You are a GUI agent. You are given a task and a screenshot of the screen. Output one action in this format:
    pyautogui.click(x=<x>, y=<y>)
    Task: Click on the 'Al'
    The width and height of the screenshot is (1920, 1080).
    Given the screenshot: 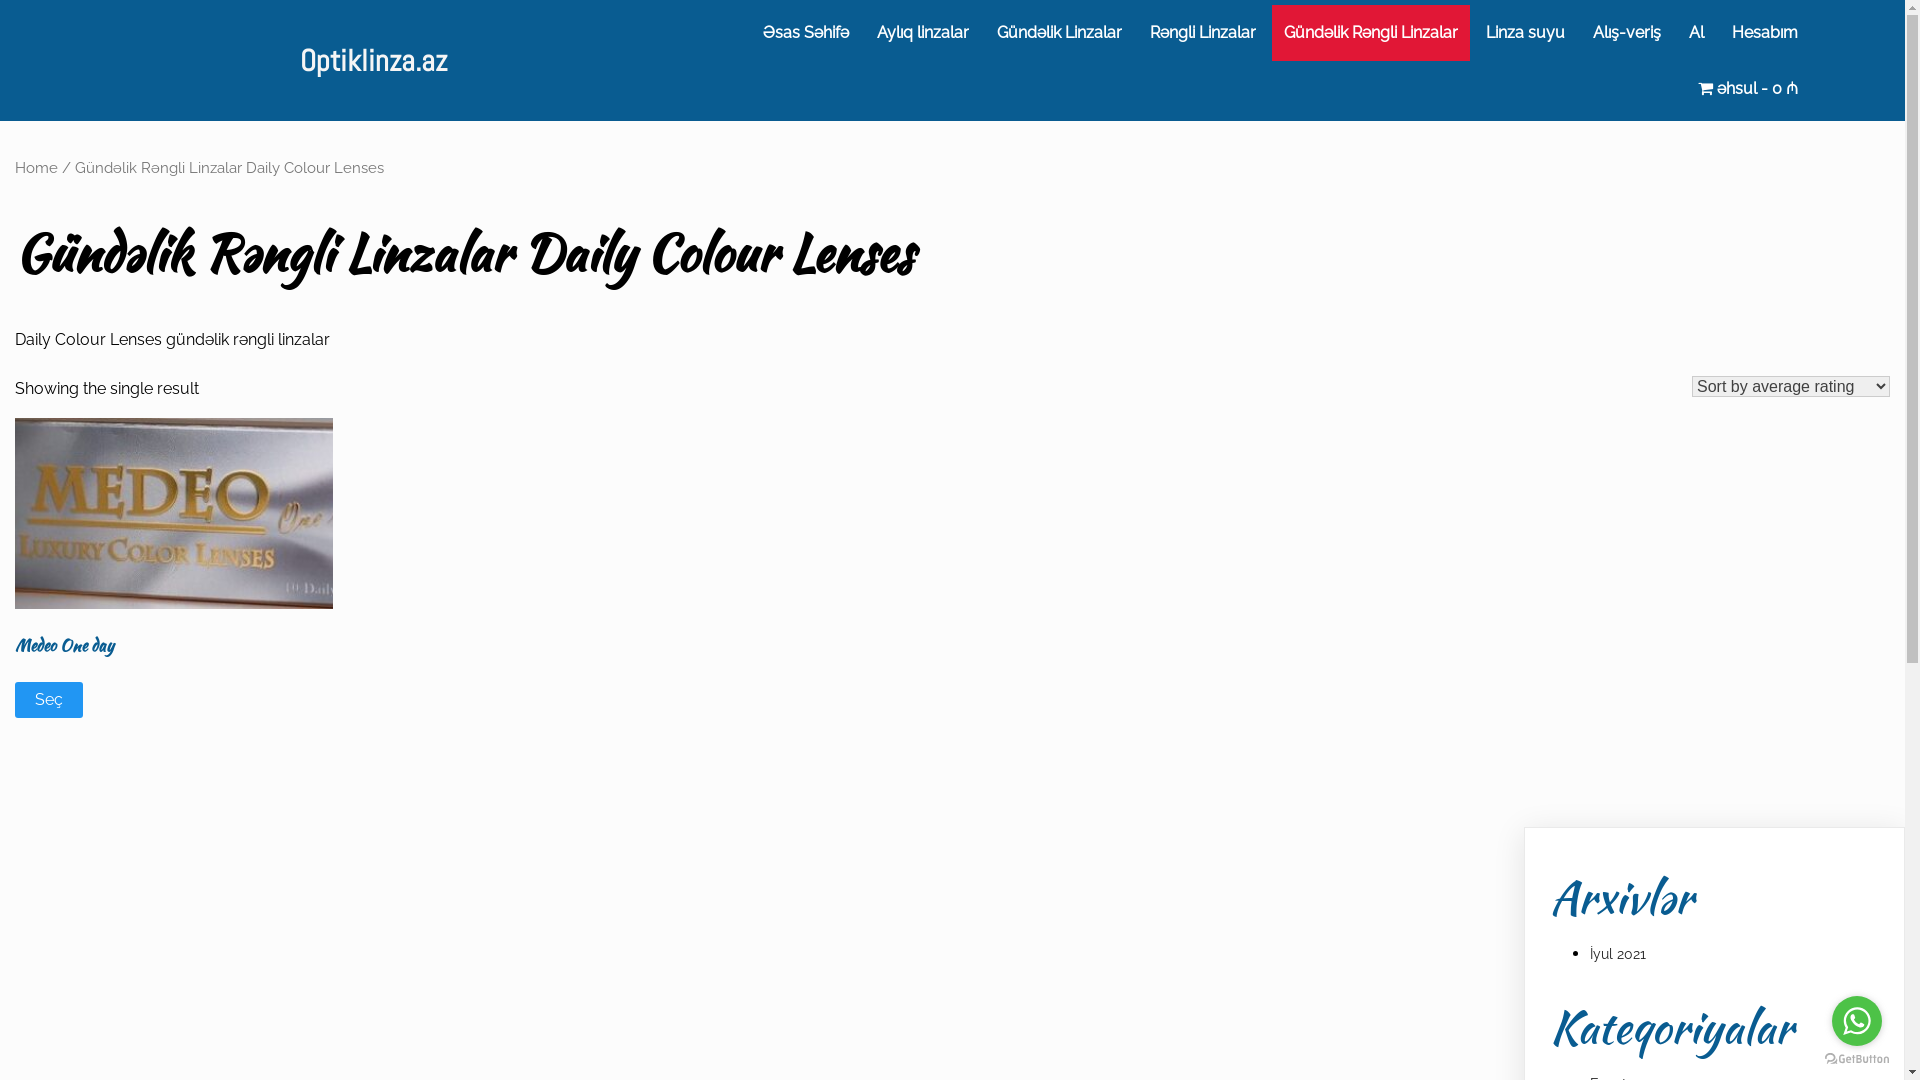 What is the action you would take?
    pyautogui.click(x=1695, y=33)
    